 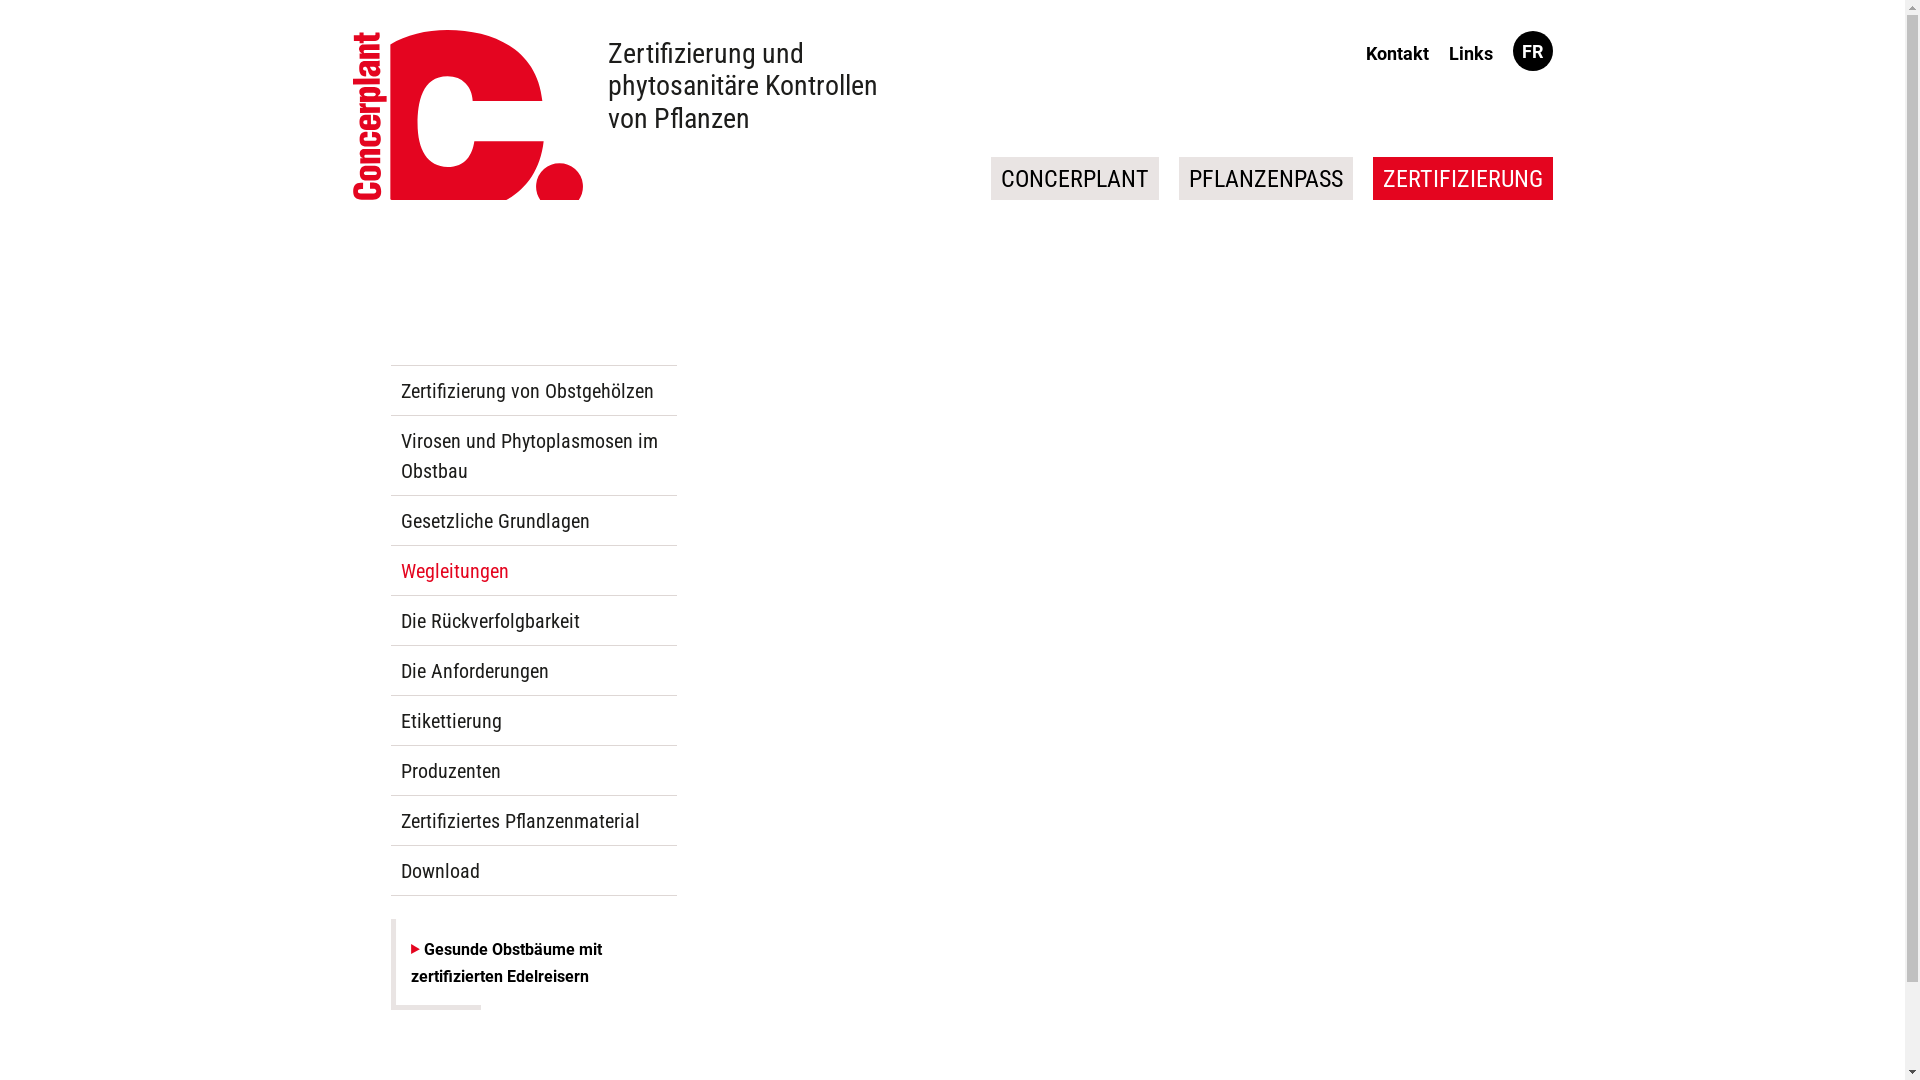 What do you see at coordinates (532, 821) in the screenshot?
I see `'Zertifiziertes Pflanzenmaterial'` at bounding box center [532, 821].